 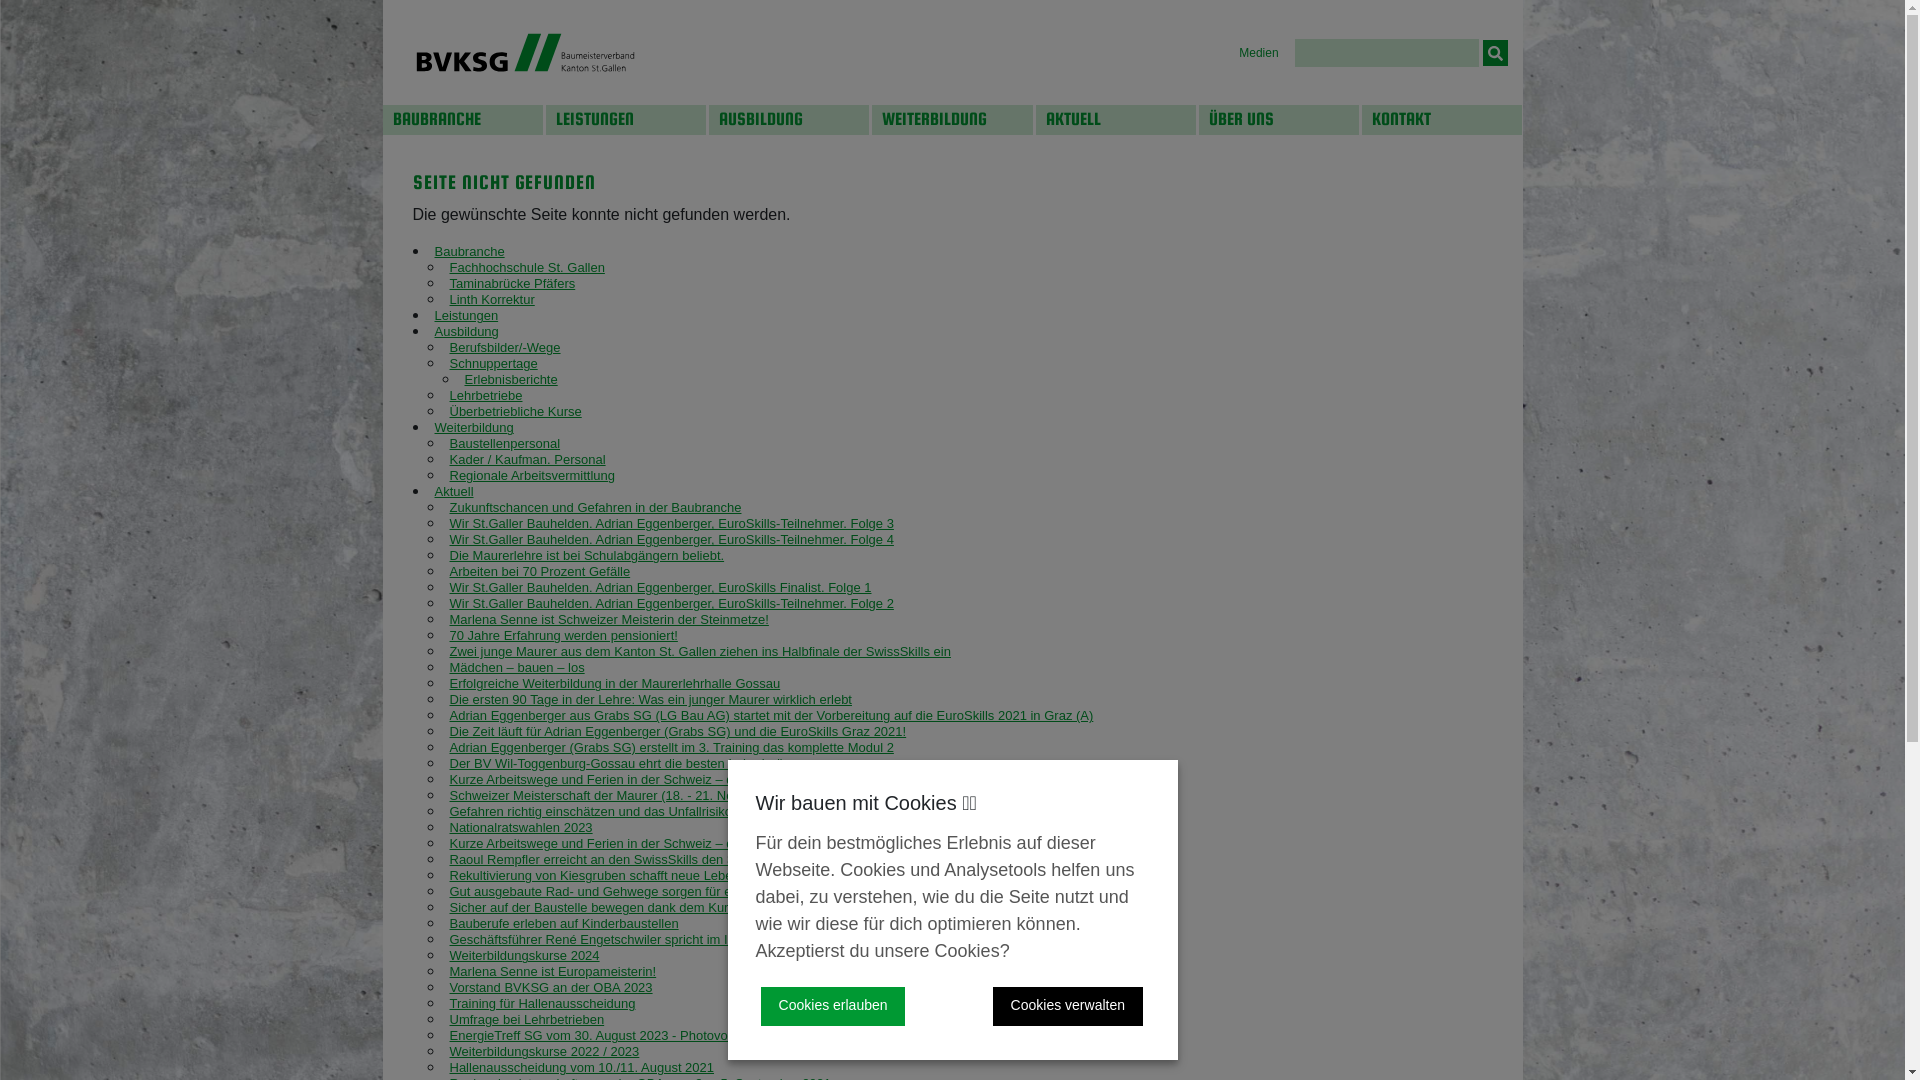 What do you see at coordinates (382, 119) in the screenshot?
I see `'BAUBRANCHE'` at bounding box center [382, 119].